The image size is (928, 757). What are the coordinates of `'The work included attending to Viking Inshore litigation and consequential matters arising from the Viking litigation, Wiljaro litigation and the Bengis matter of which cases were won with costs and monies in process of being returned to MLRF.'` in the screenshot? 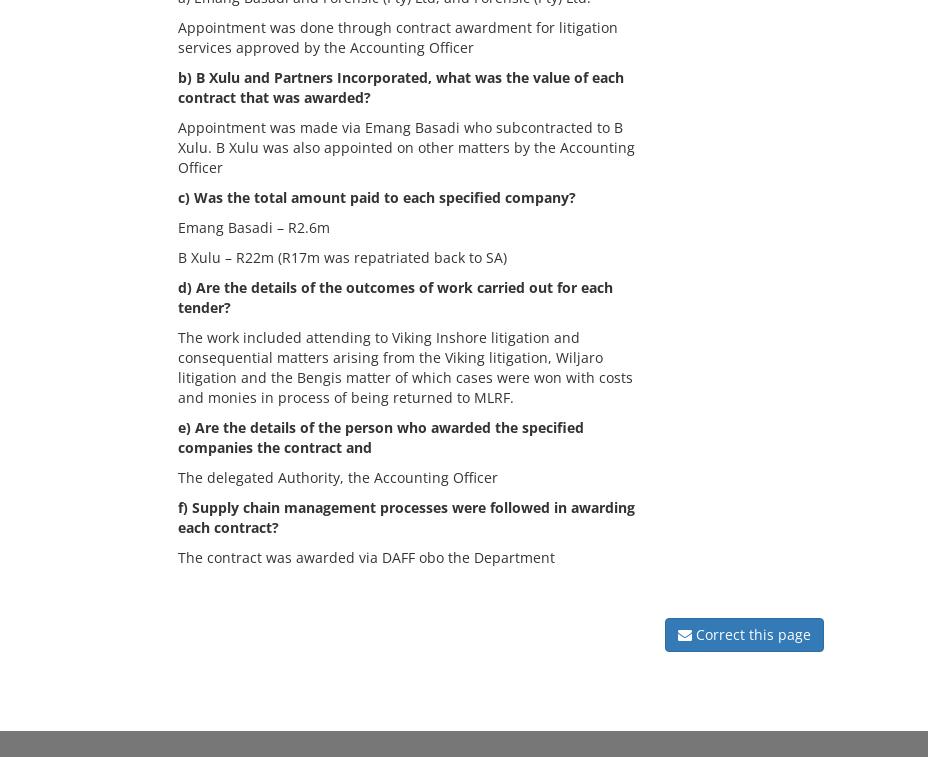 It's located at (405, 365).